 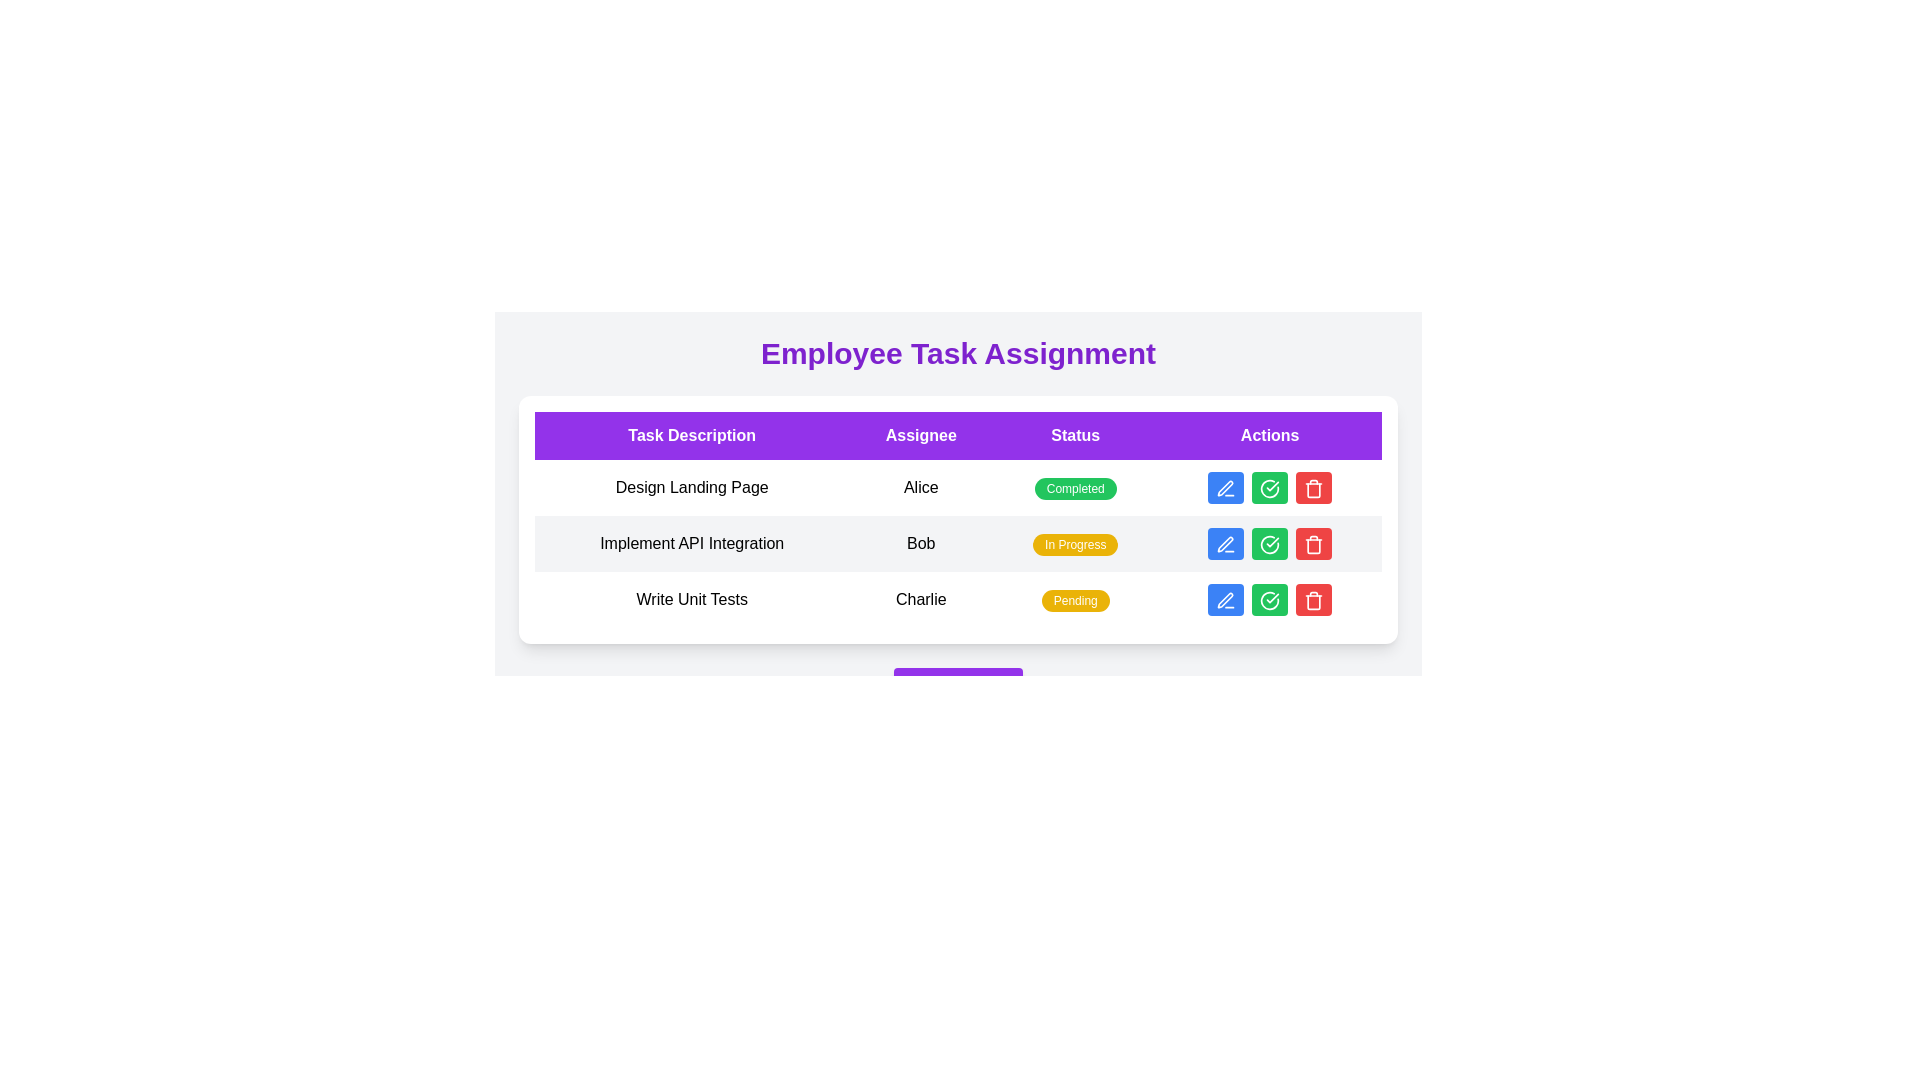 I want to click on the text of the 'Charlie' label in the Employee Task Assignment table, which is located in the second column of the third row, between 'Write Unit Tests' and 'Pending', so click(x=920, y=599).